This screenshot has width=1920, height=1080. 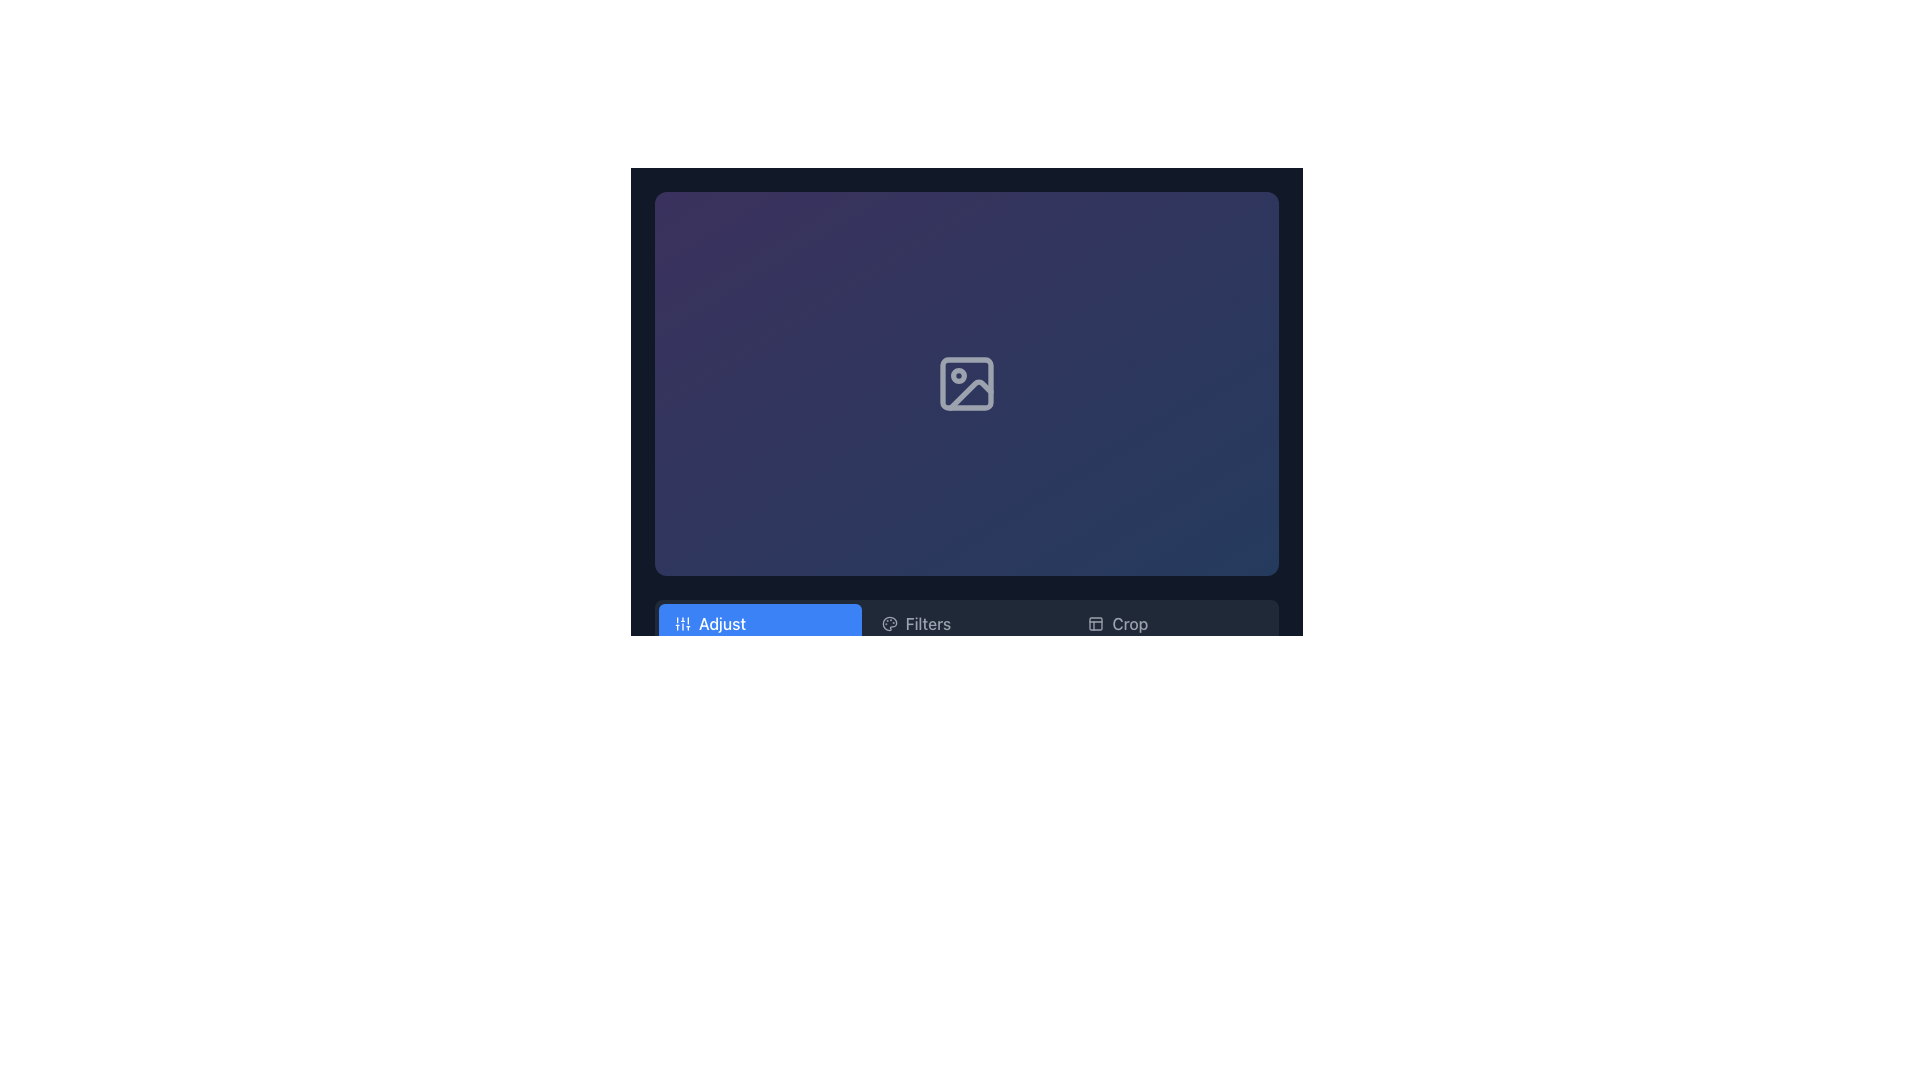 I want to click on the main body of the paint palette icon, which features a gray minimalistic design and is located at the bottom of the interface, so click(x=888, y=623).